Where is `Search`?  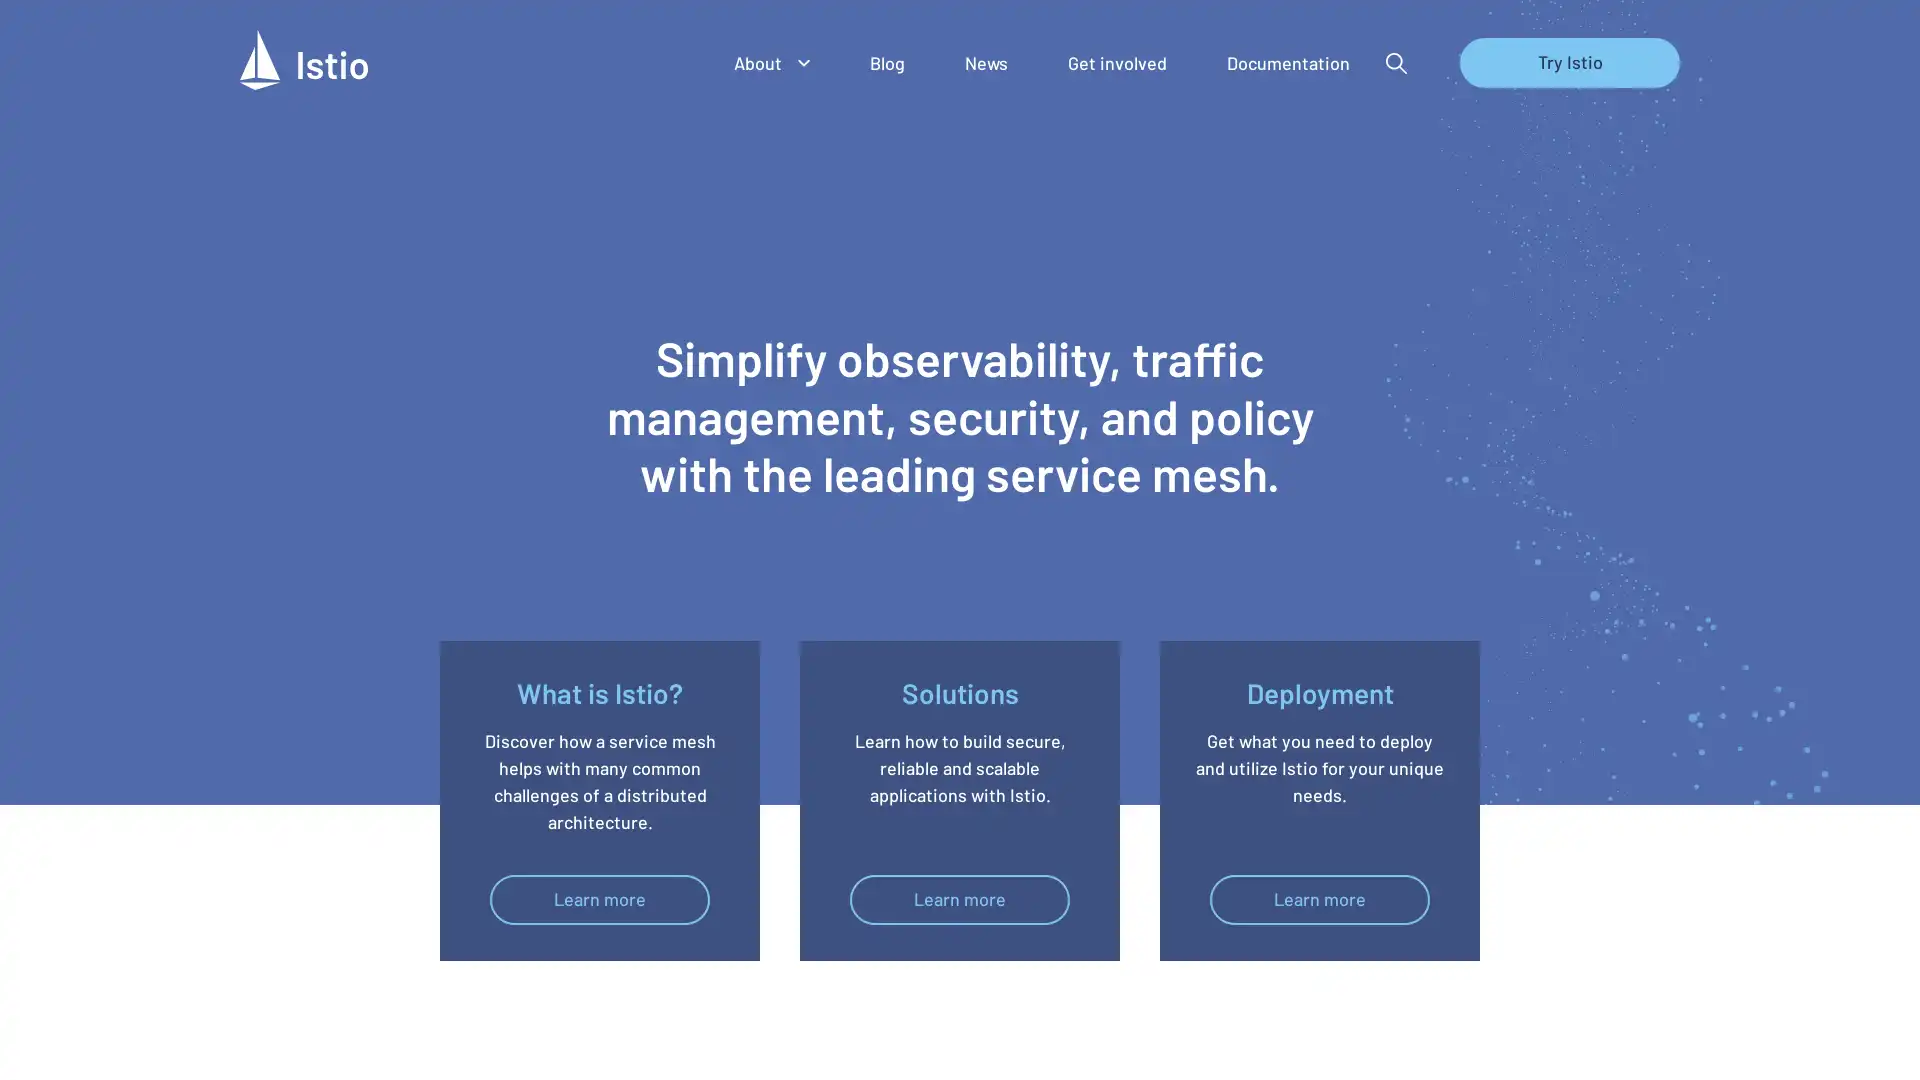
Search is located at coordinates (1395, 64).